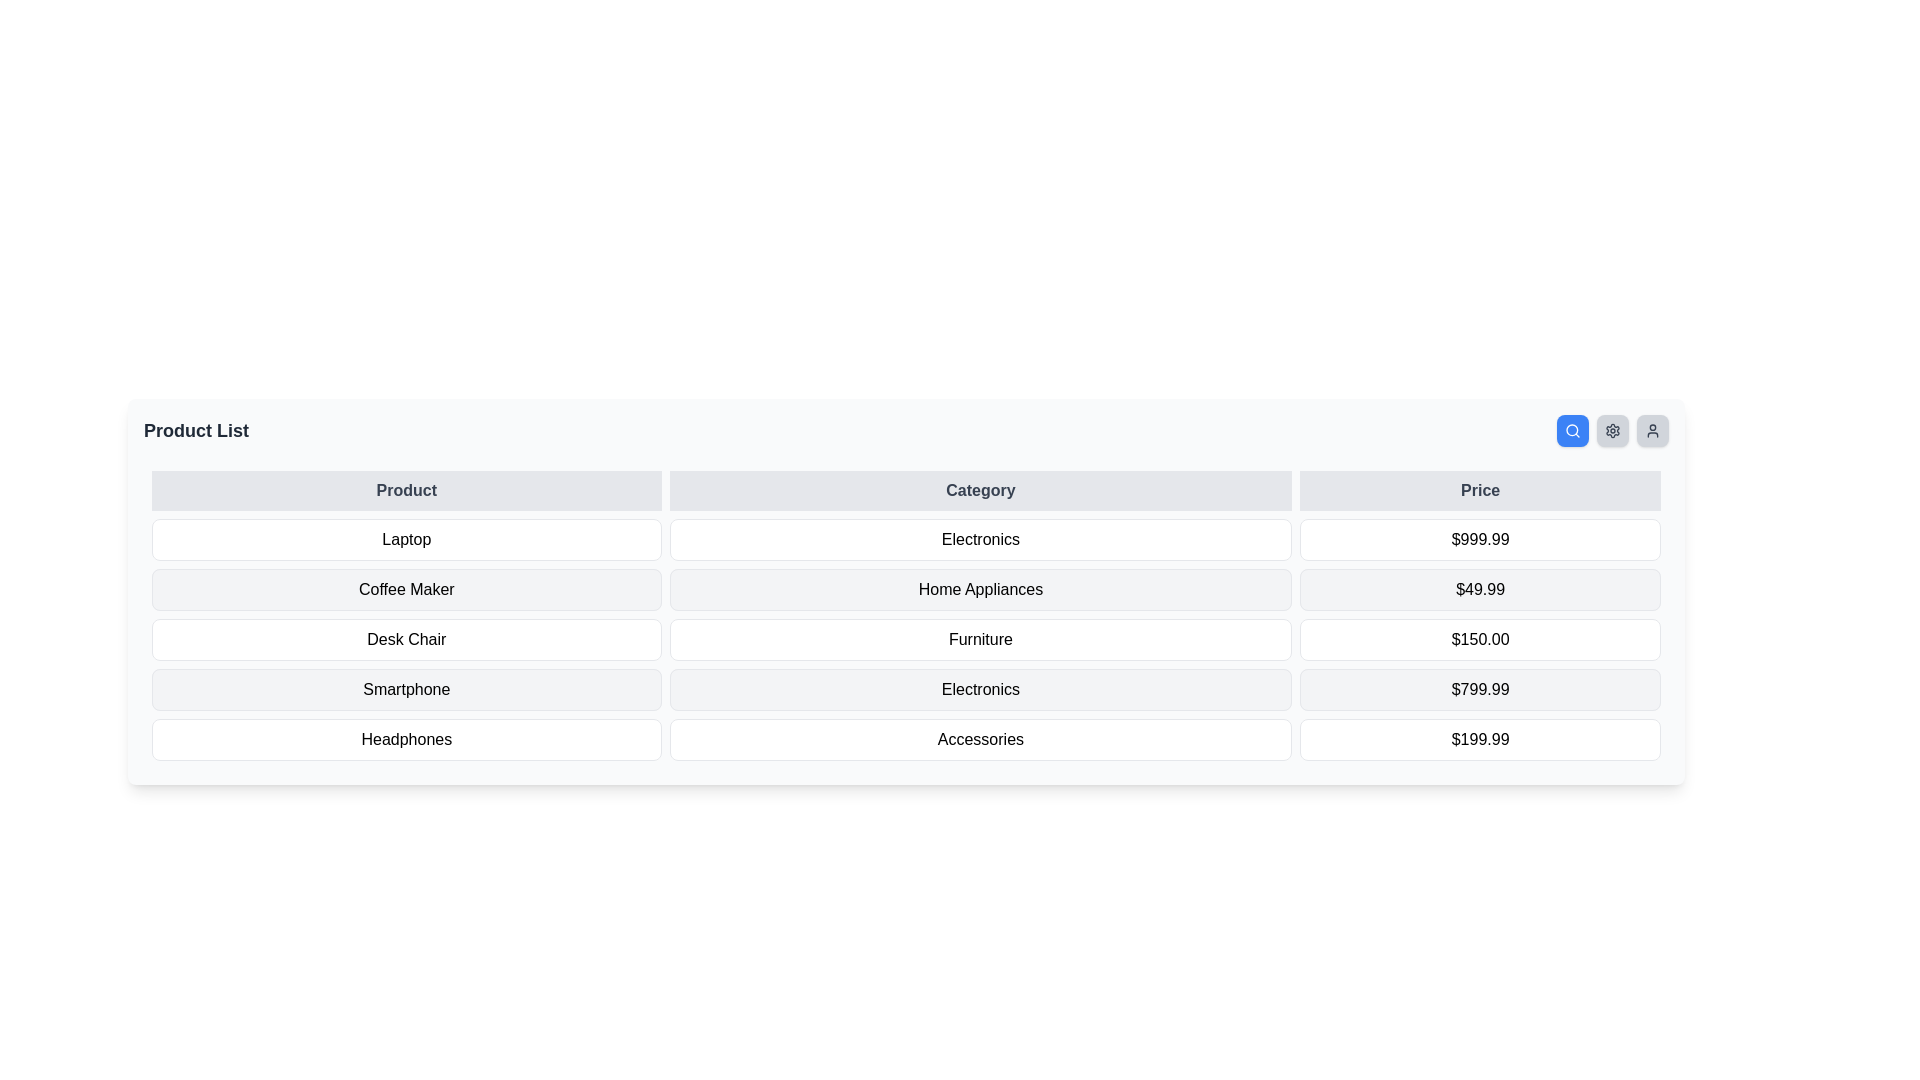 The width and height of the screenshot is (1920, 1080). What do you see at coordinates (1572, 430) in the screenshot?
I see `the magnifying glass icon inside the blue circular button to initiate a search` at bounding box center [1572, 430].